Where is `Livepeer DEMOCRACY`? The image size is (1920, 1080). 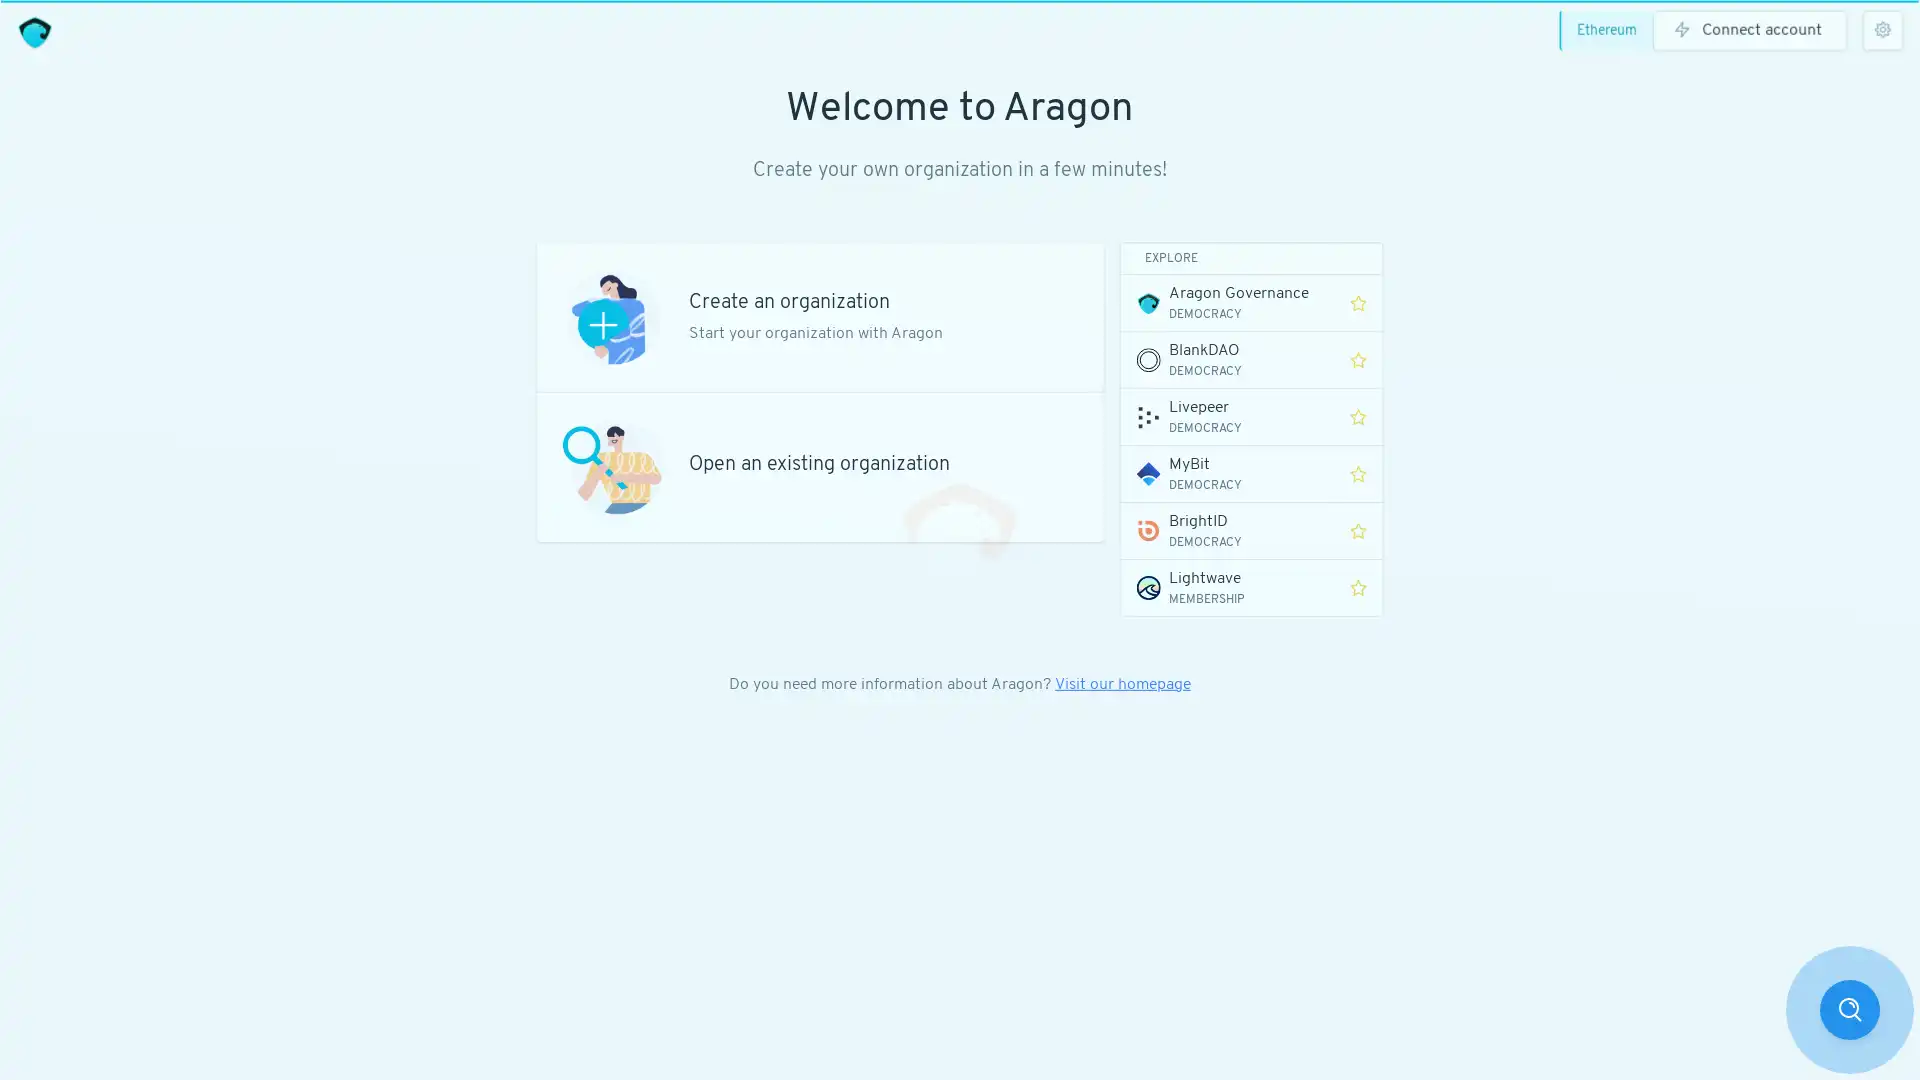 Livepeer DEMOCRACY is located at coordinates (1227, 415).